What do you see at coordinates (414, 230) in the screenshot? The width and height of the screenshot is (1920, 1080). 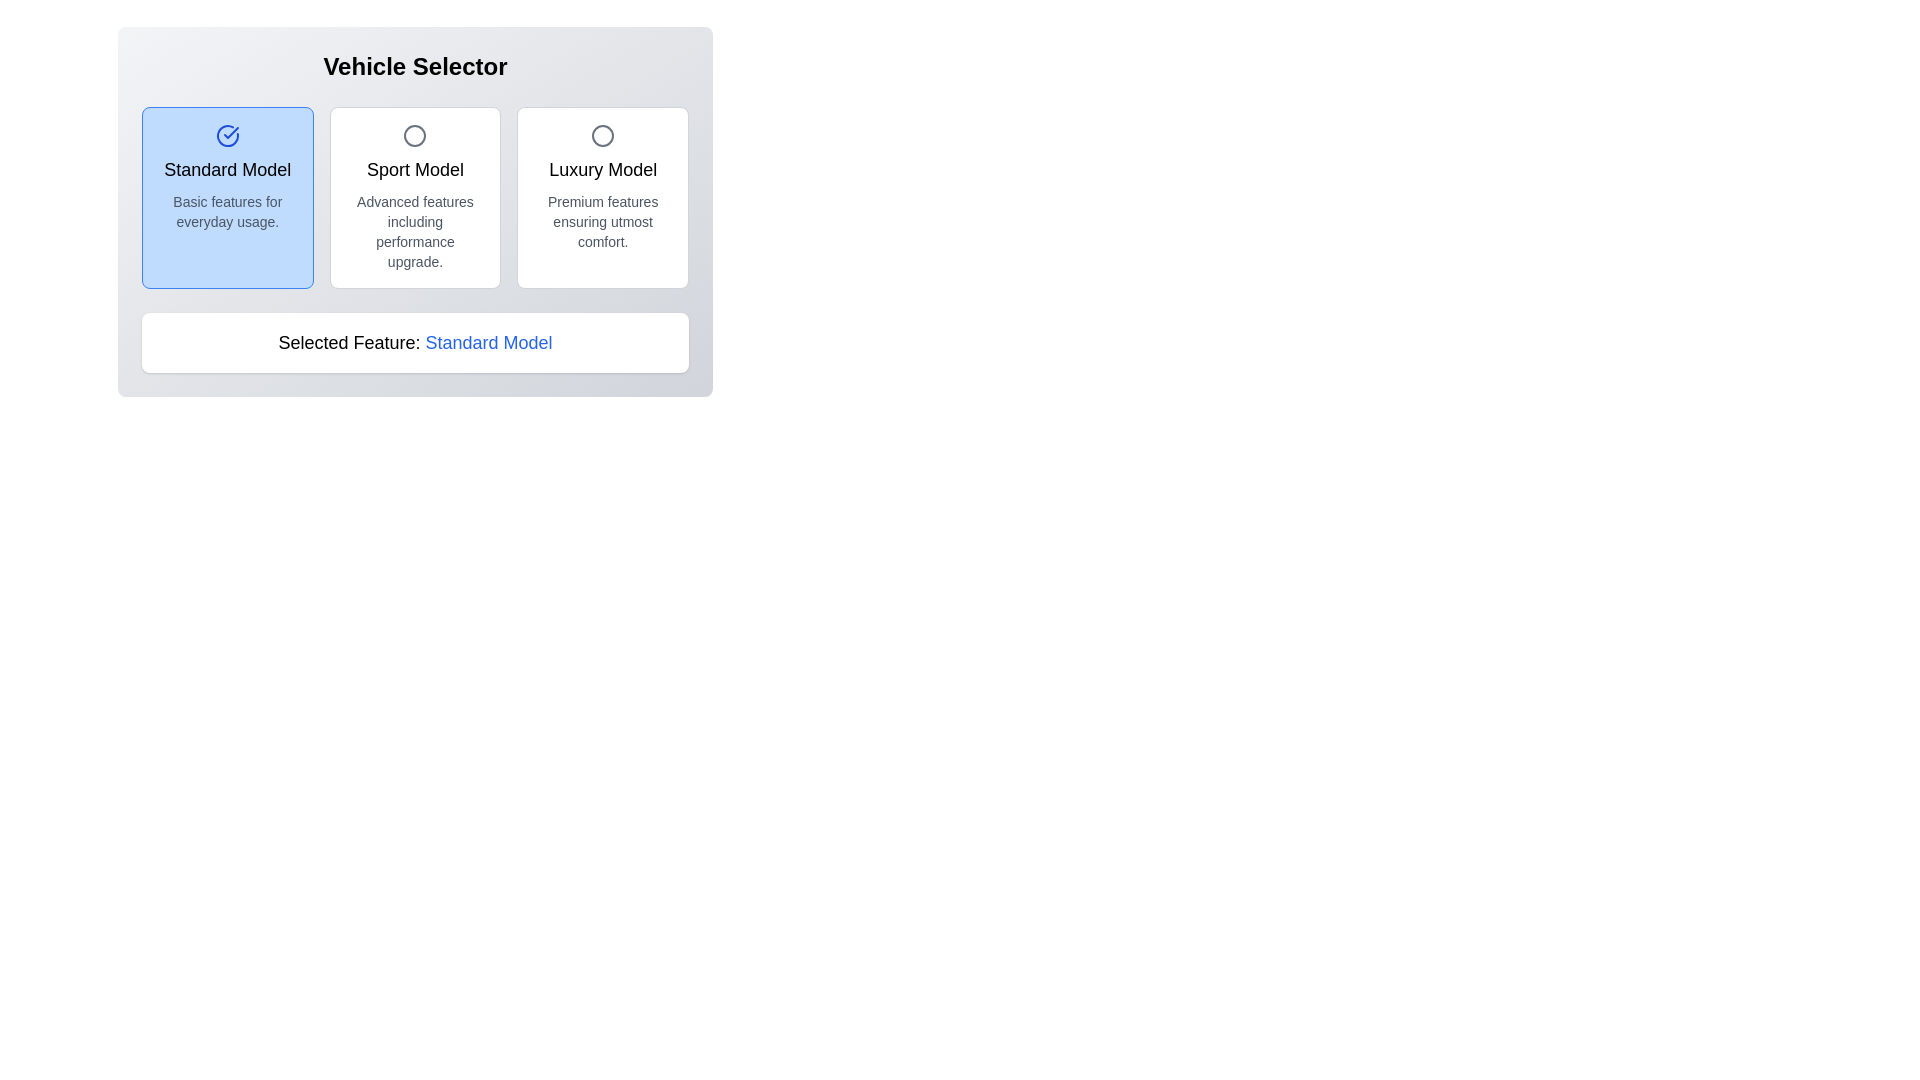 I see `the Text Label that describes the features and benefits of the 'Sport Model' selection, located underneath the title within the 'Sport Model' card` at bounding box center [414, 230].